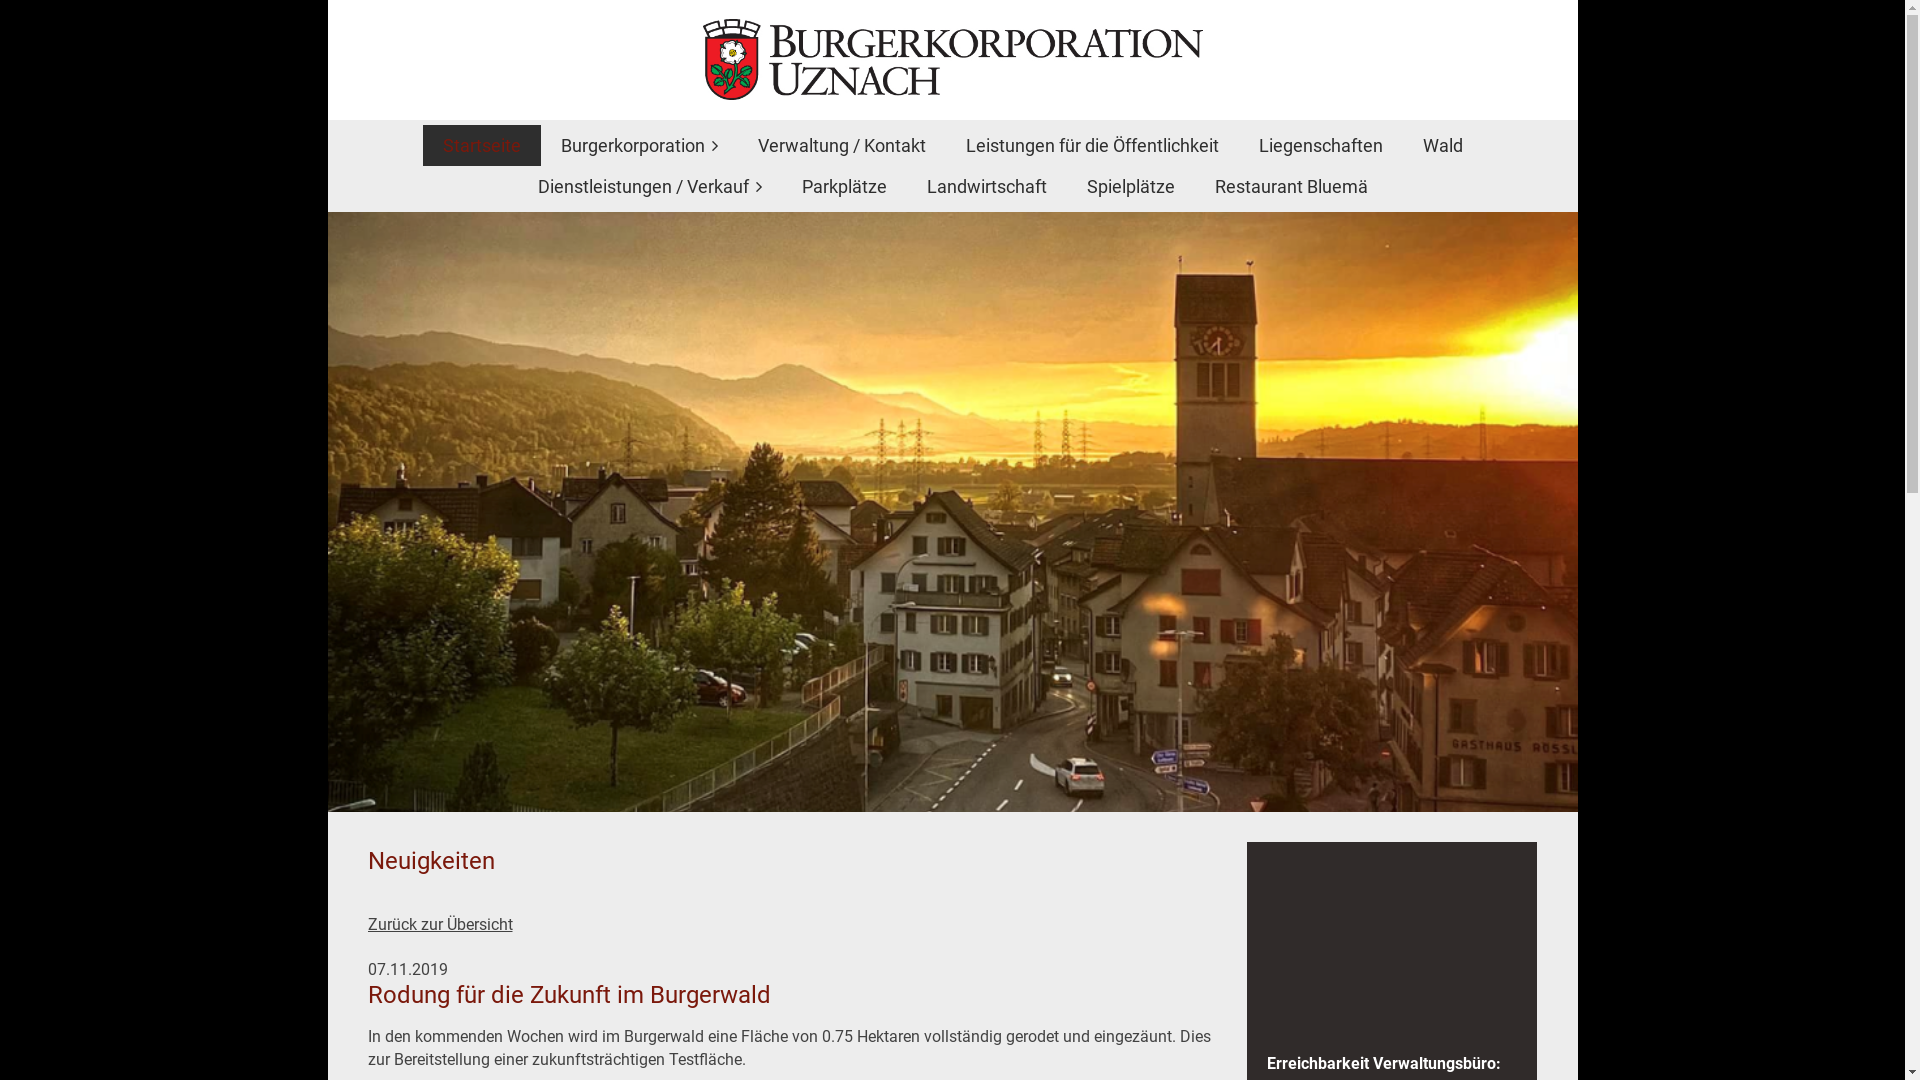 The width and height of the screenshot is (1920, 1080). Describe the element at coordinates (637, 144) in the screenshot. I see `'Burgerkorporation'` at that location.